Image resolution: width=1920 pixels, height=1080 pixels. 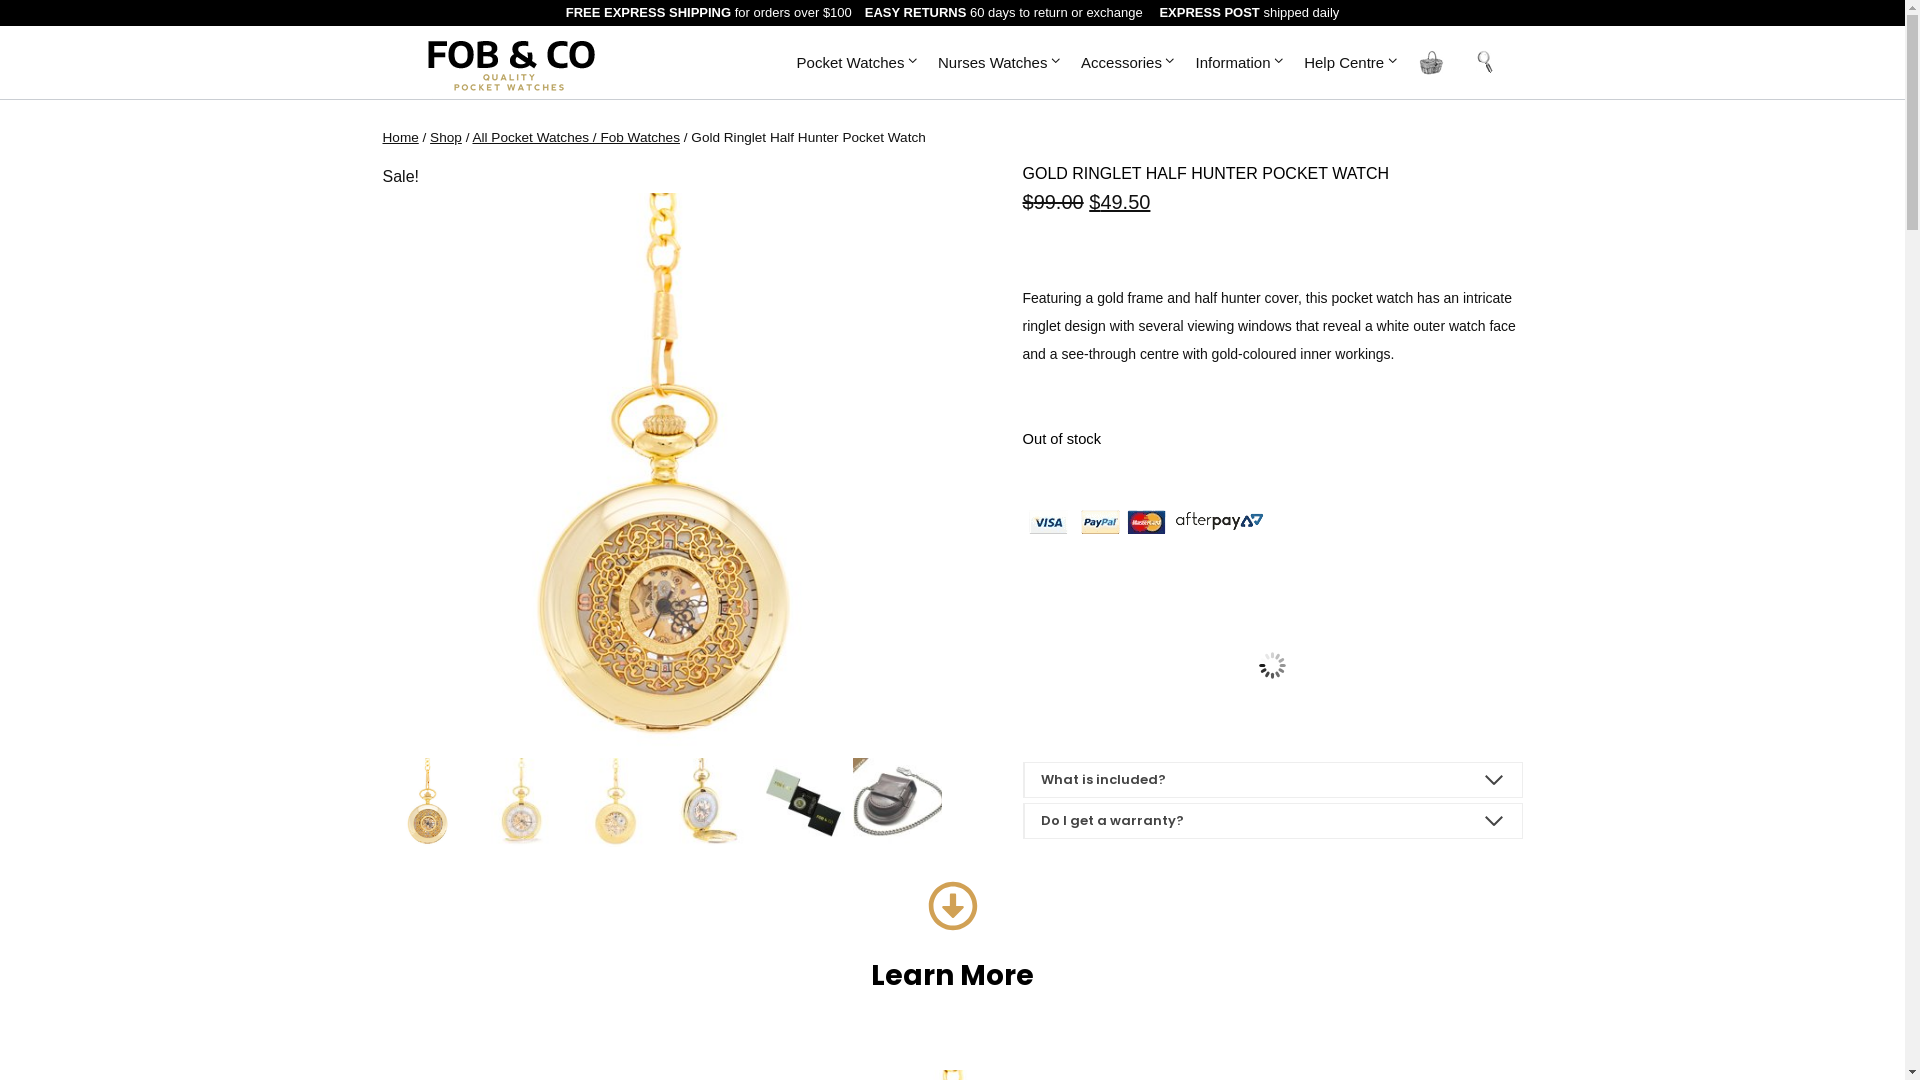 I want to click on 'Information', so click(x=1185, y=60).